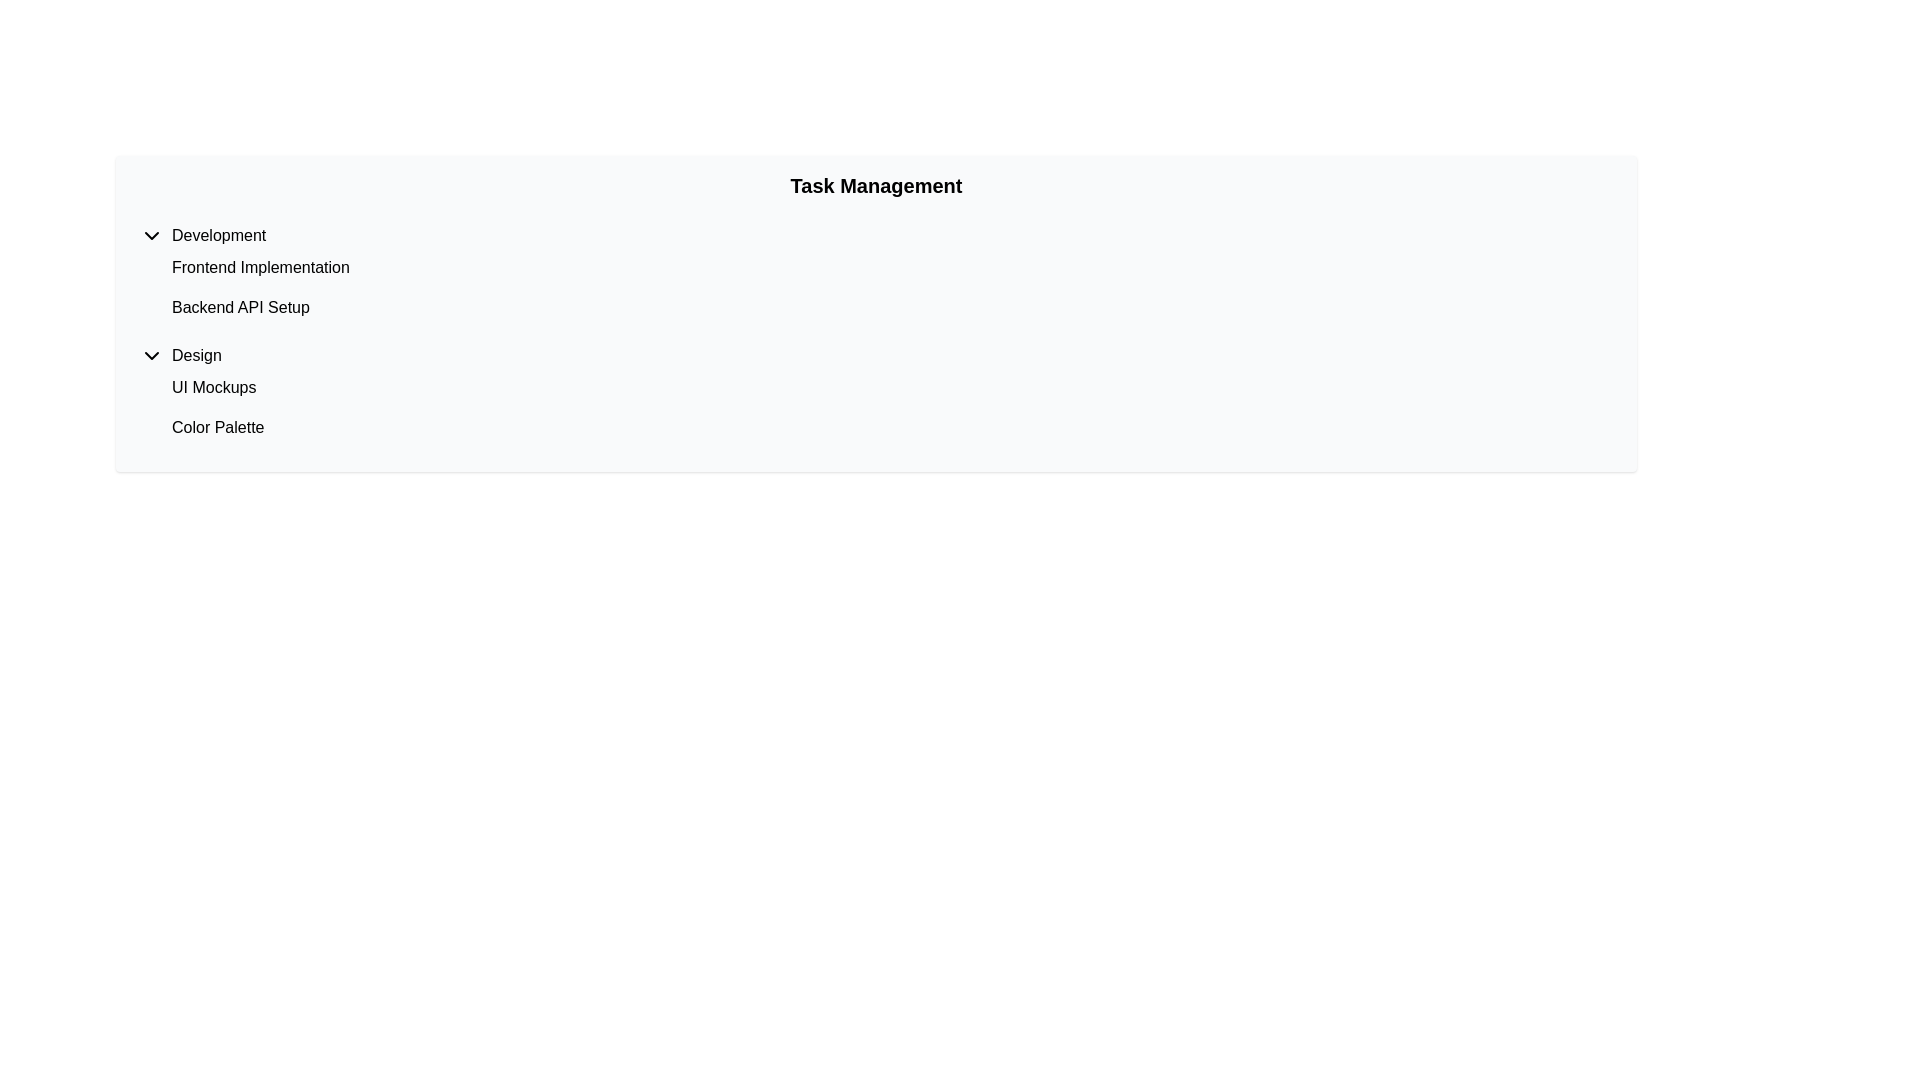  What do you see at coordinates (218, 427) in the screenshot?
I see `the Text Label displaying 'Color Palette' located beneath the 'UI Mockups' label in the 'Design' section of the task list` at bounding box center [218, 427].